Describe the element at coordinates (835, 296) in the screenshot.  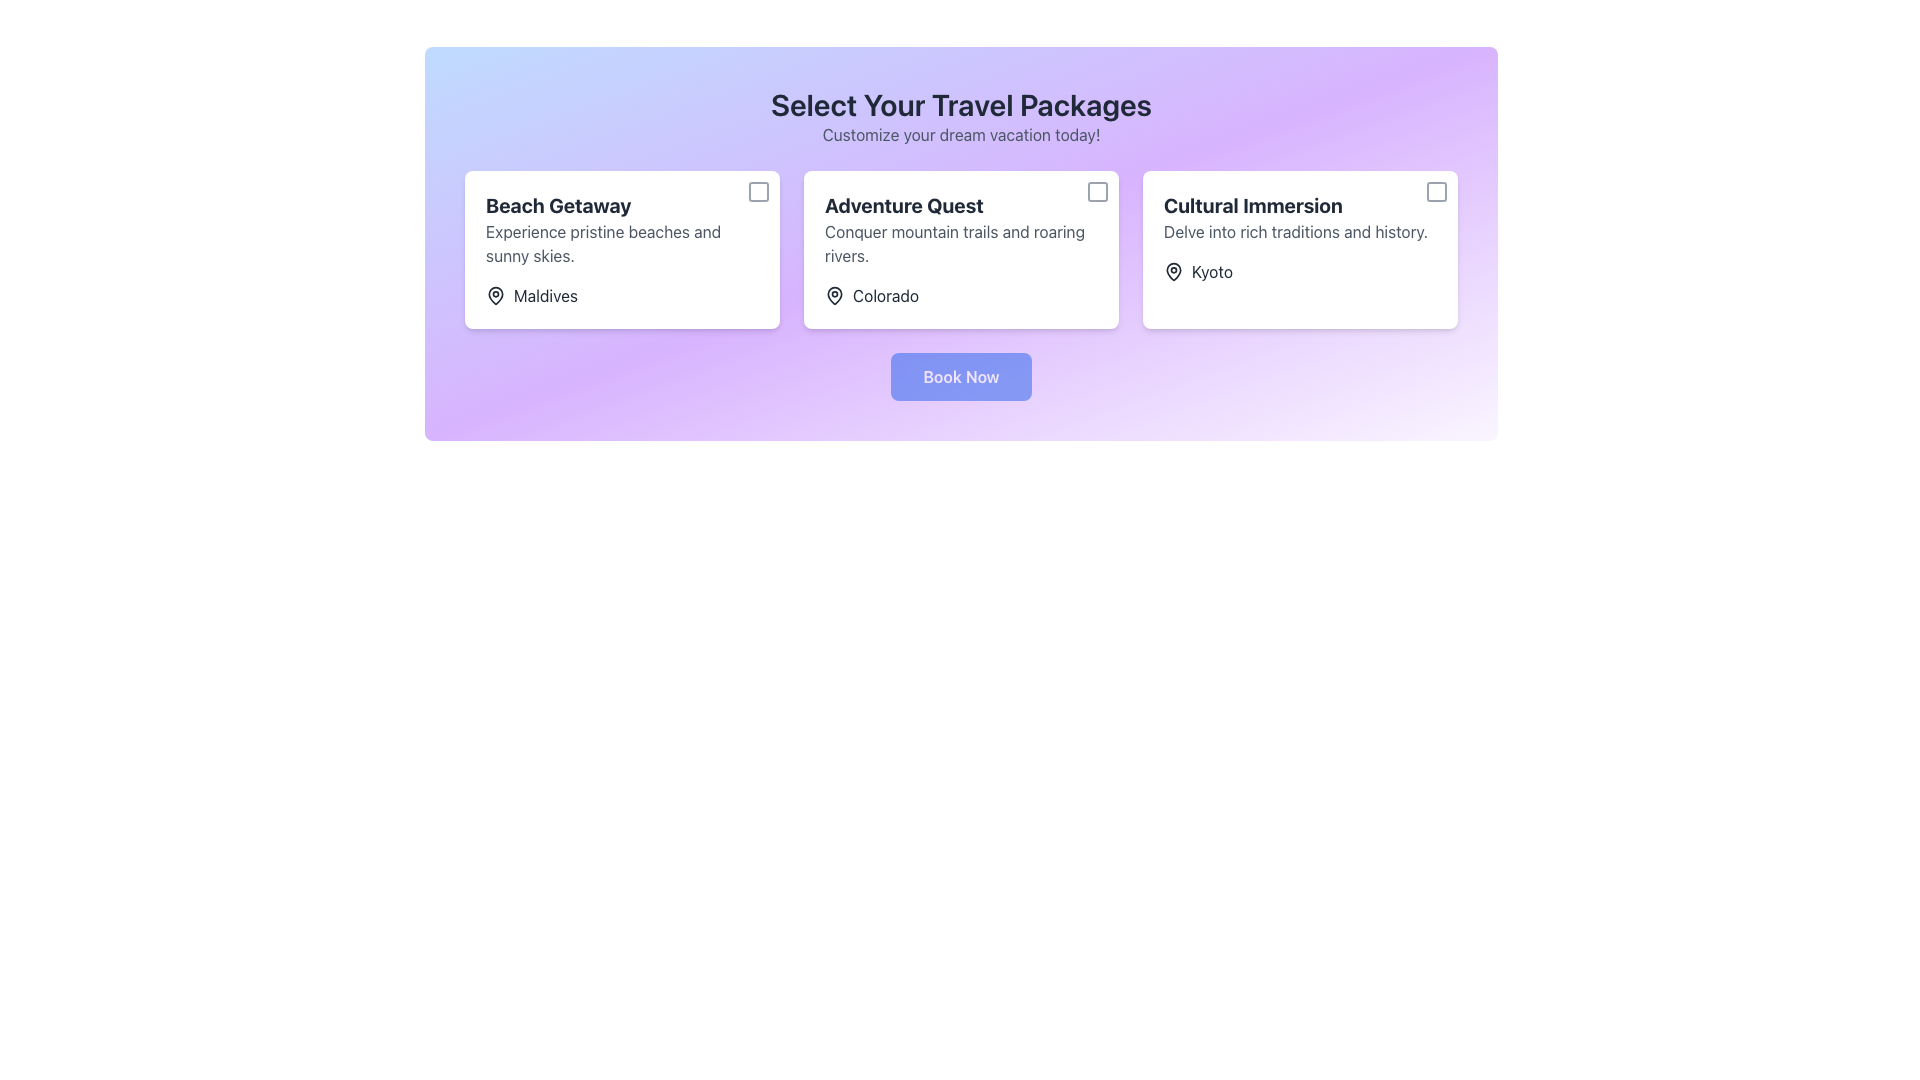
I see `the pin-shaped icon located to the left of the text 'Colorado' in the 'Adventure Quest' card of the travel package selection interface` at that location.